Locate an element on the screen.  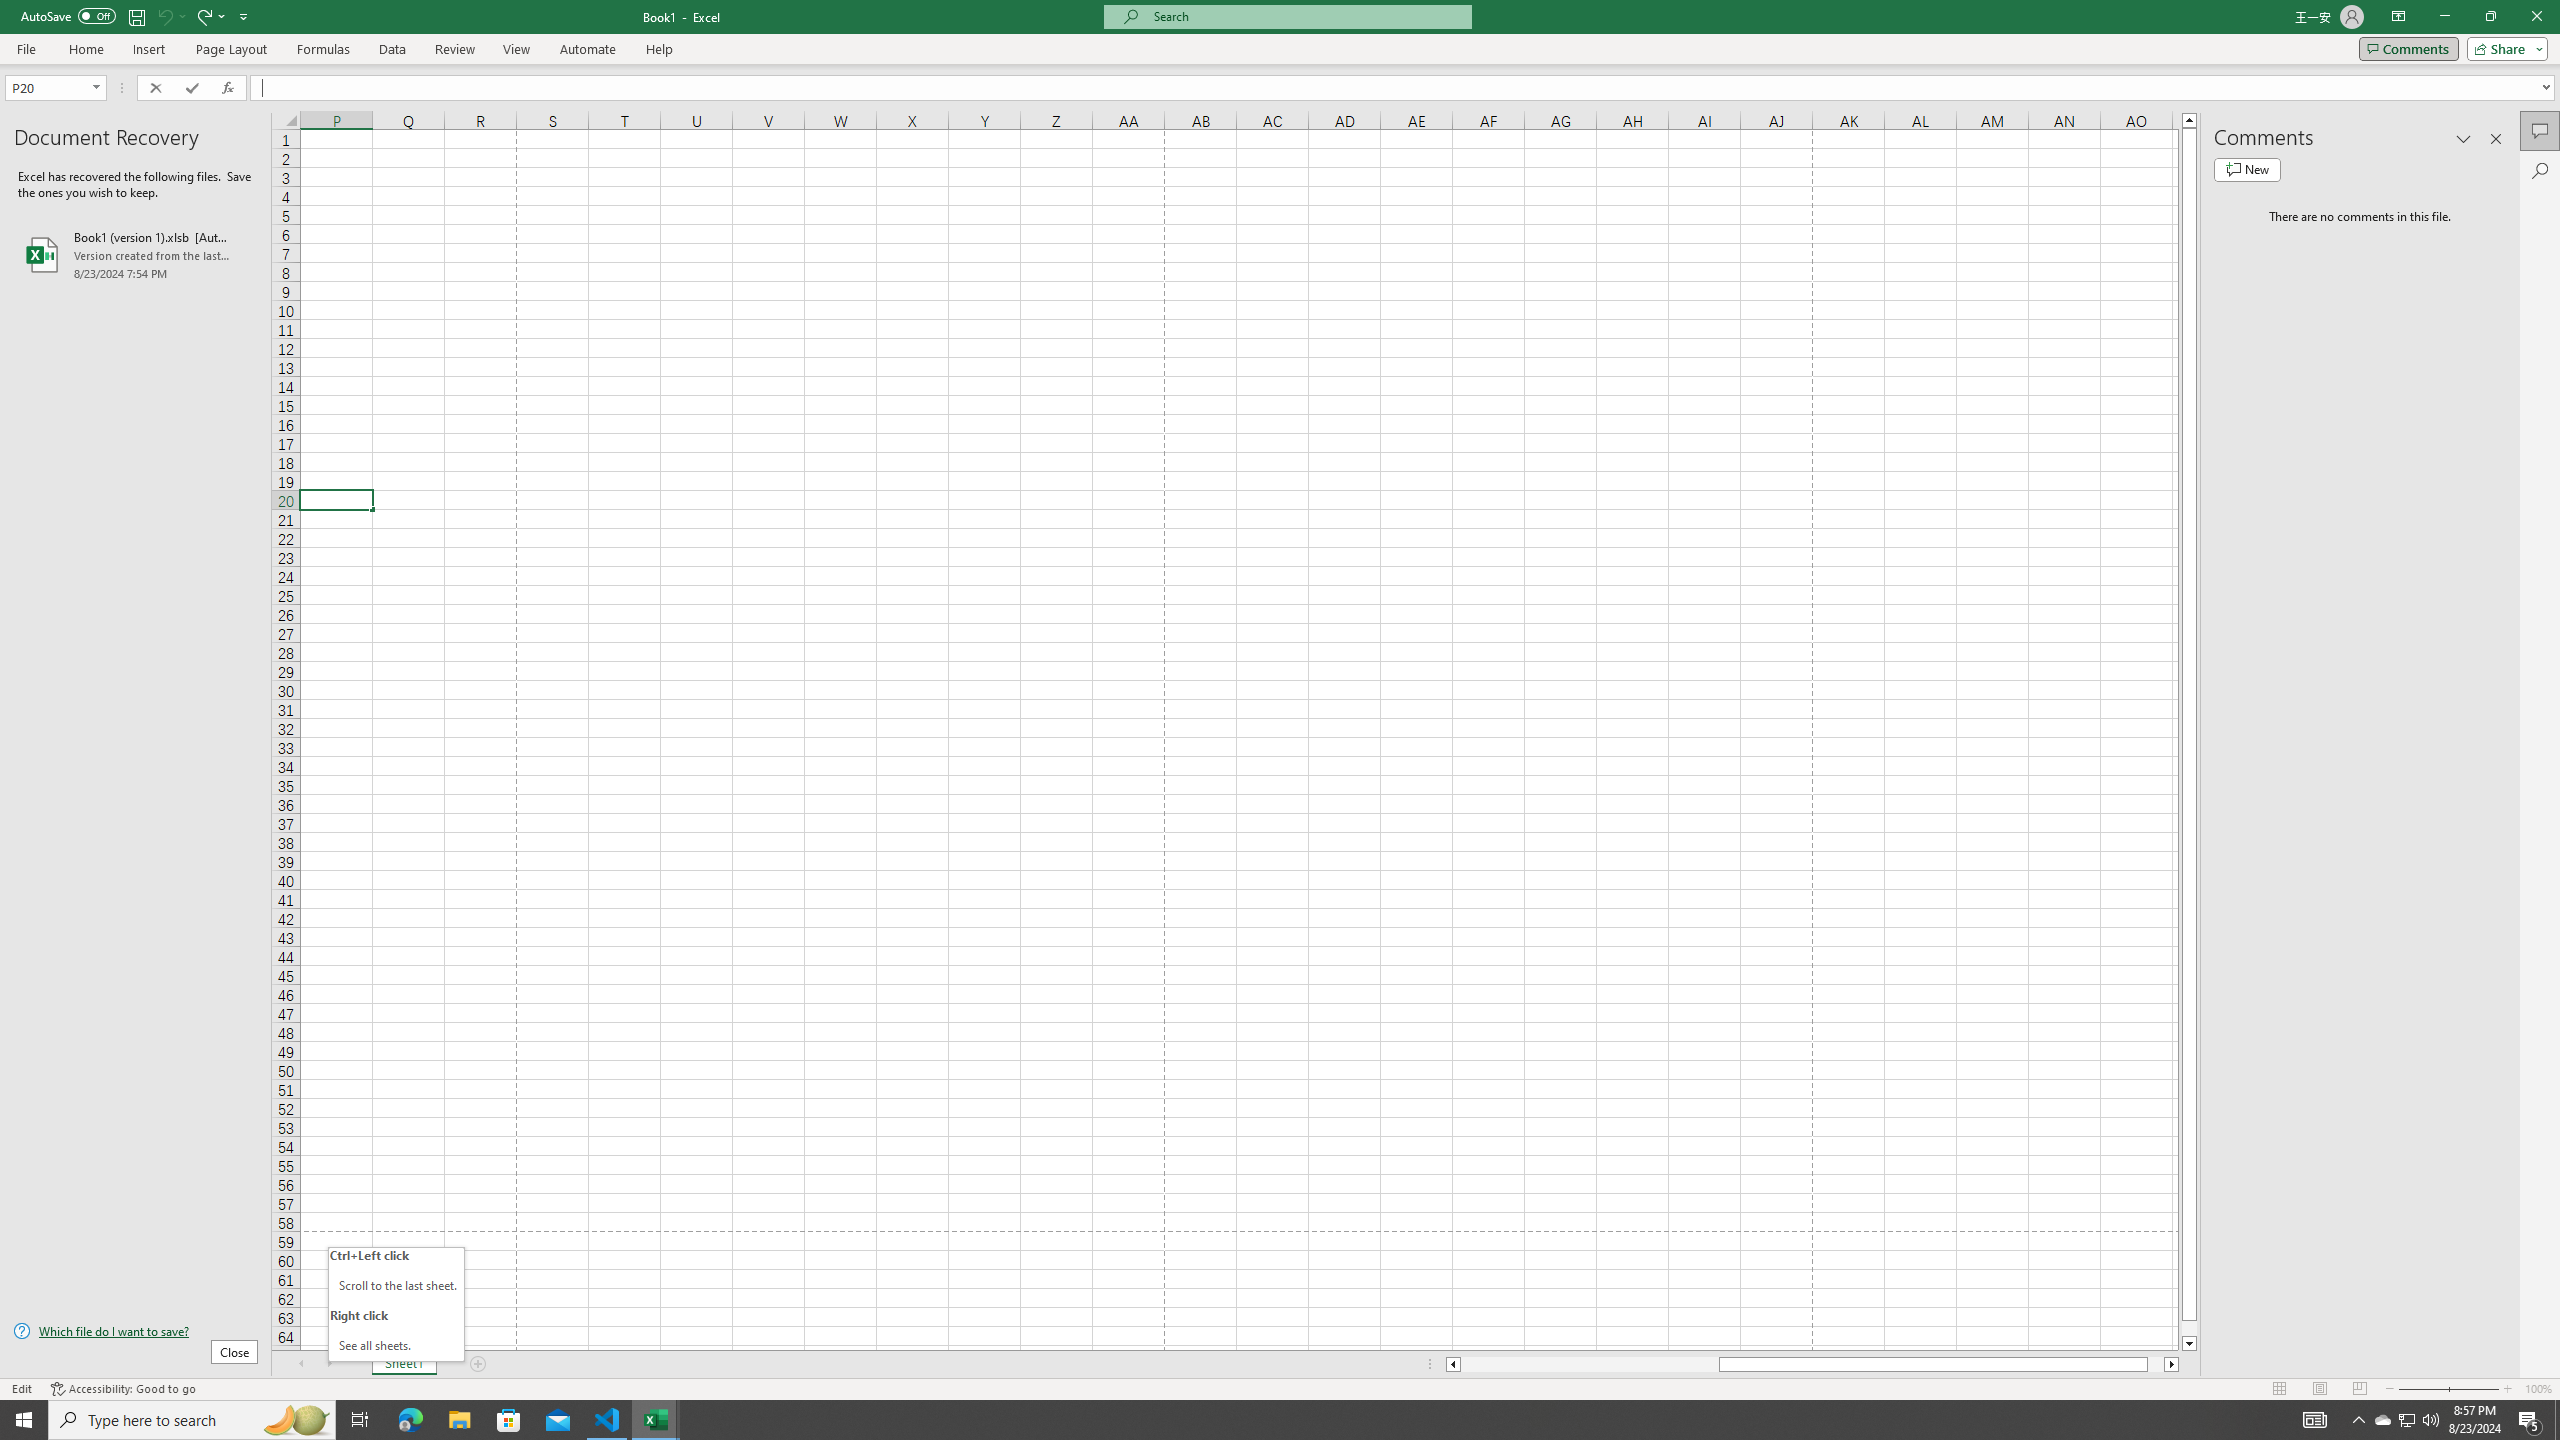
'Column right' is located at coordinates (2172, 1363).